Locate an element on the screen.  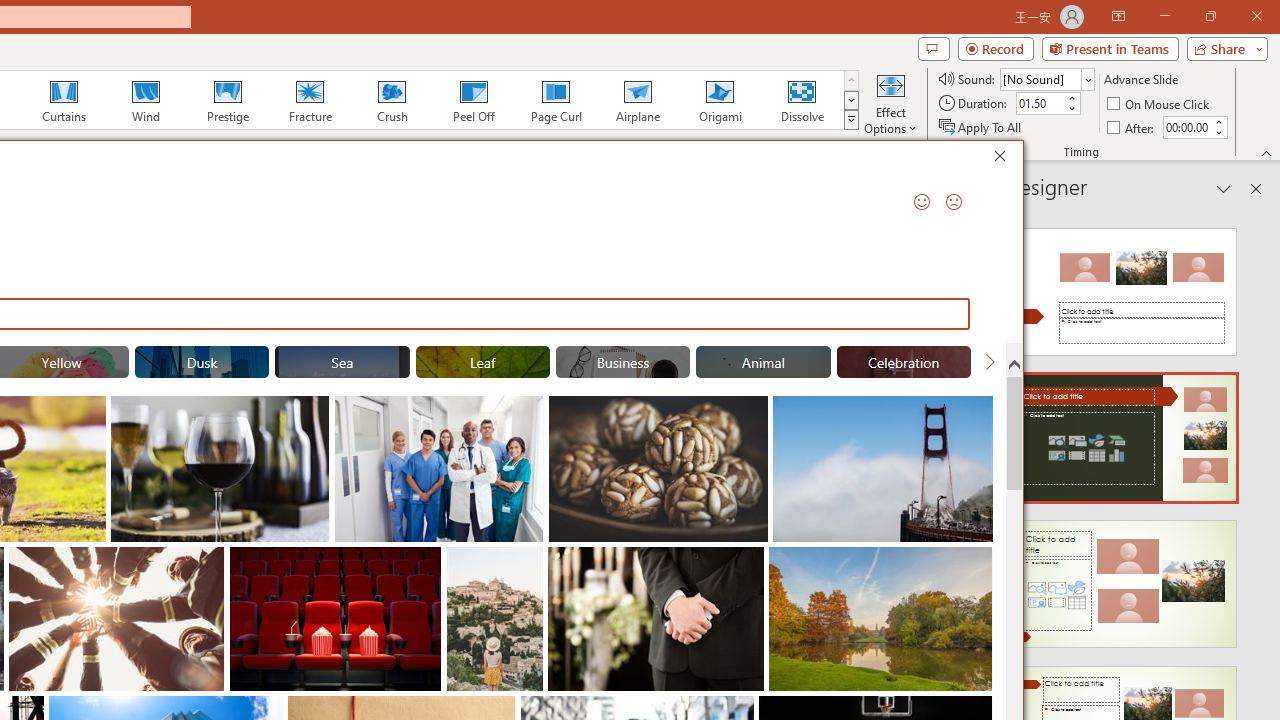
'More' is located at coordinates (1217, 121).